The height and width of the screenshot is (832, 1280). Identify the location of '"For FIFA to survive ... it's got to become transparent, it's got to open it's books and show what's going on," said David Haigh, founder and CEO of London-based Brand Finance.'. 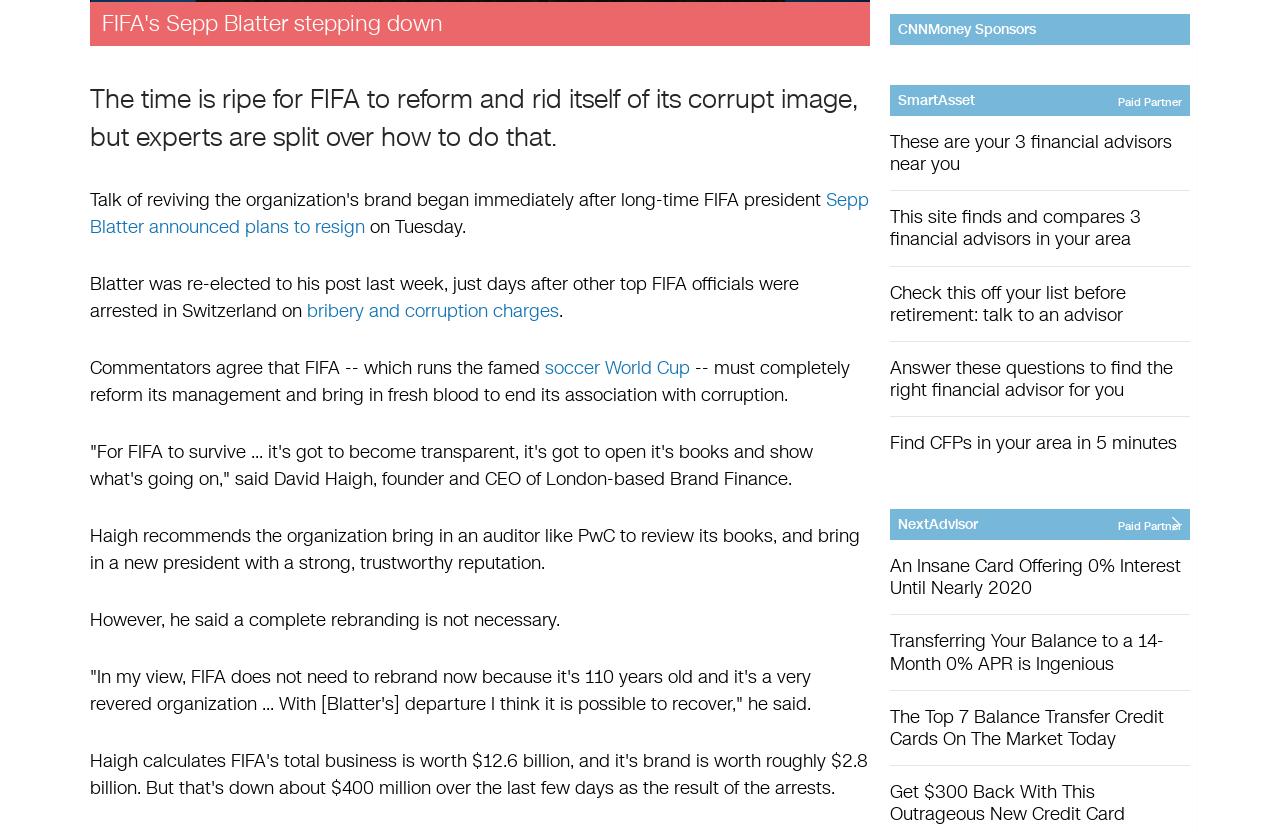
(88, 465).